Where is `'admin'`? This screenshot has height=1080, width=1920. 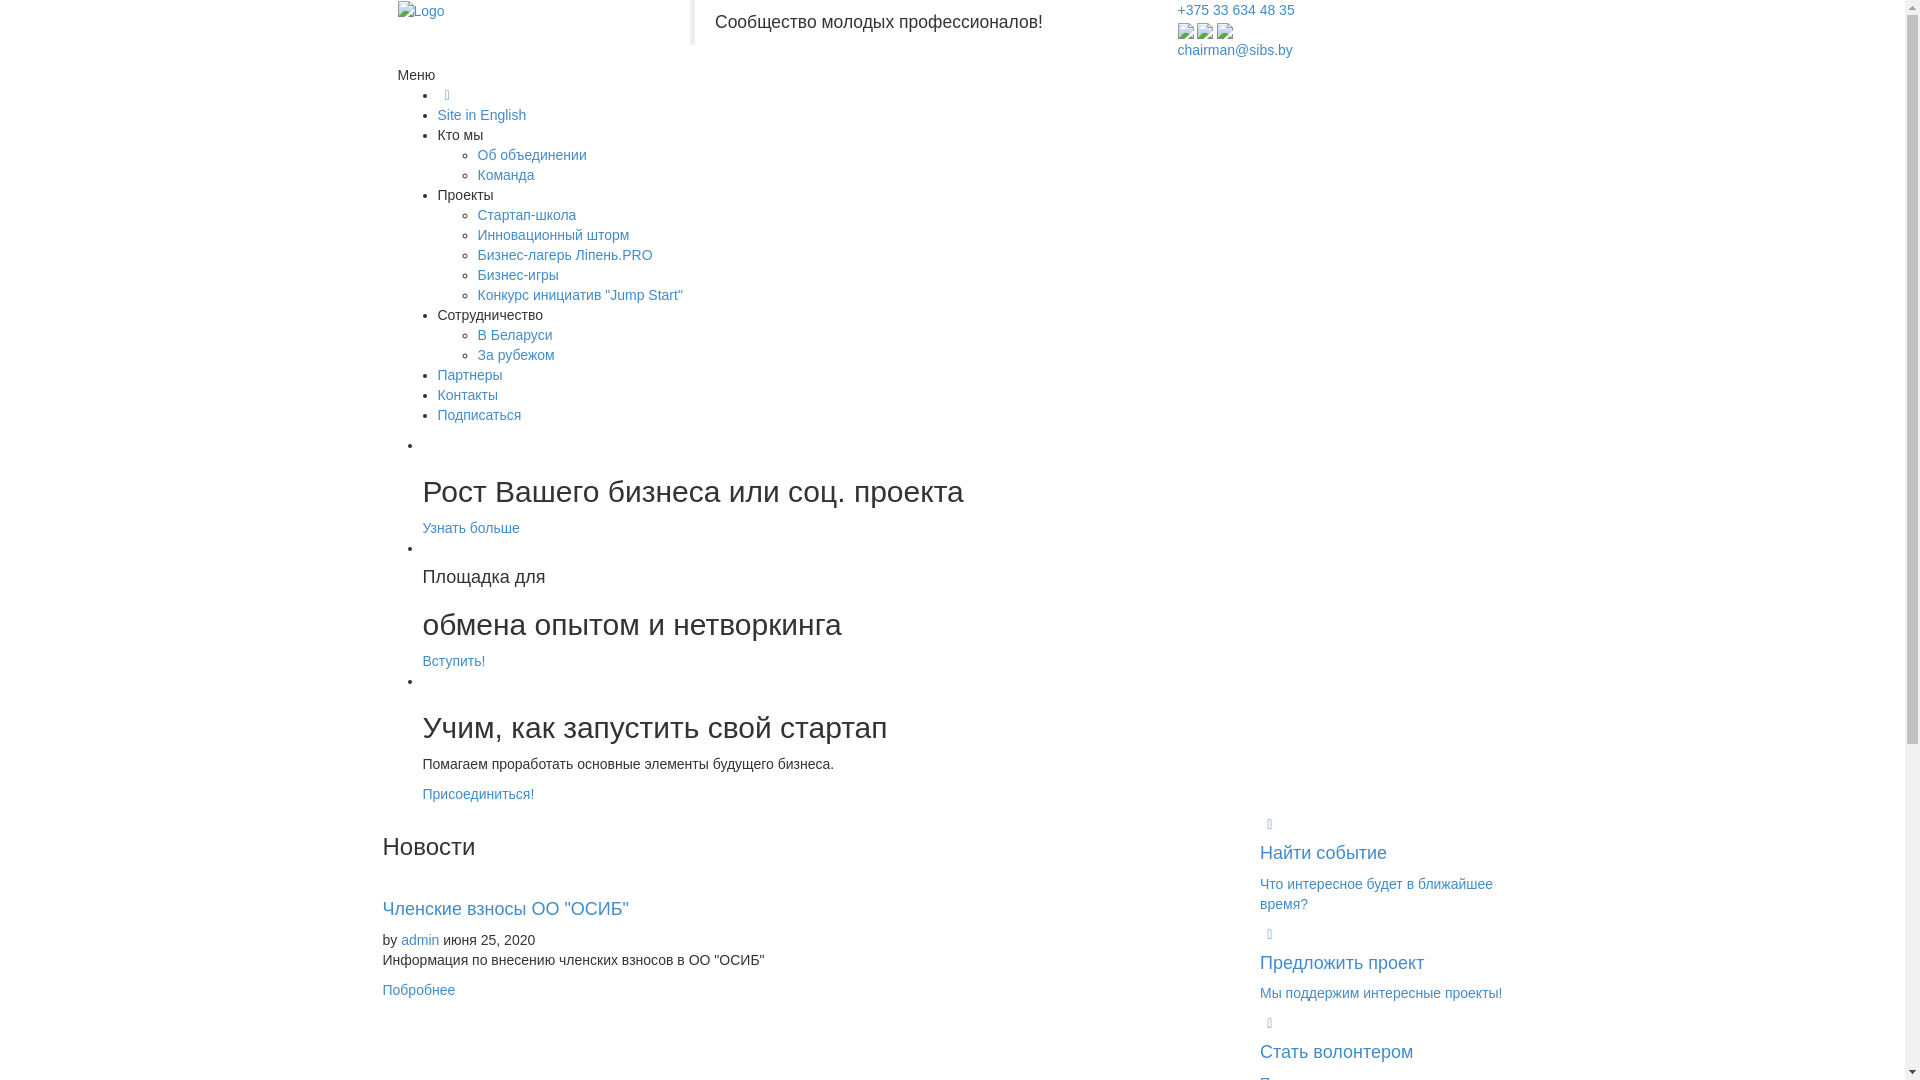
'admin' is located at coordinates (419, 940).